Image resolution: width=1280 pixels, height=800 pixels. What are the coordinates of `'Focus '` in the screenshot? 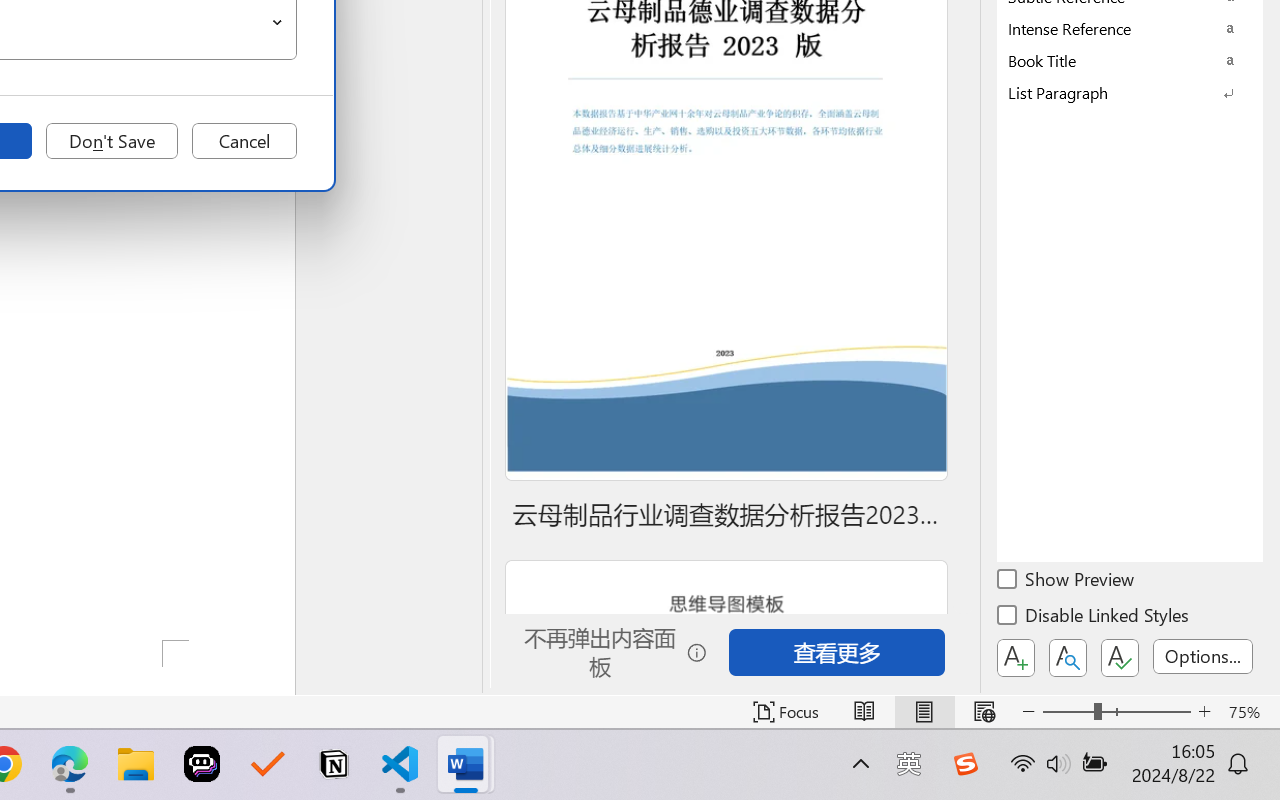 It's located at (785, 711).